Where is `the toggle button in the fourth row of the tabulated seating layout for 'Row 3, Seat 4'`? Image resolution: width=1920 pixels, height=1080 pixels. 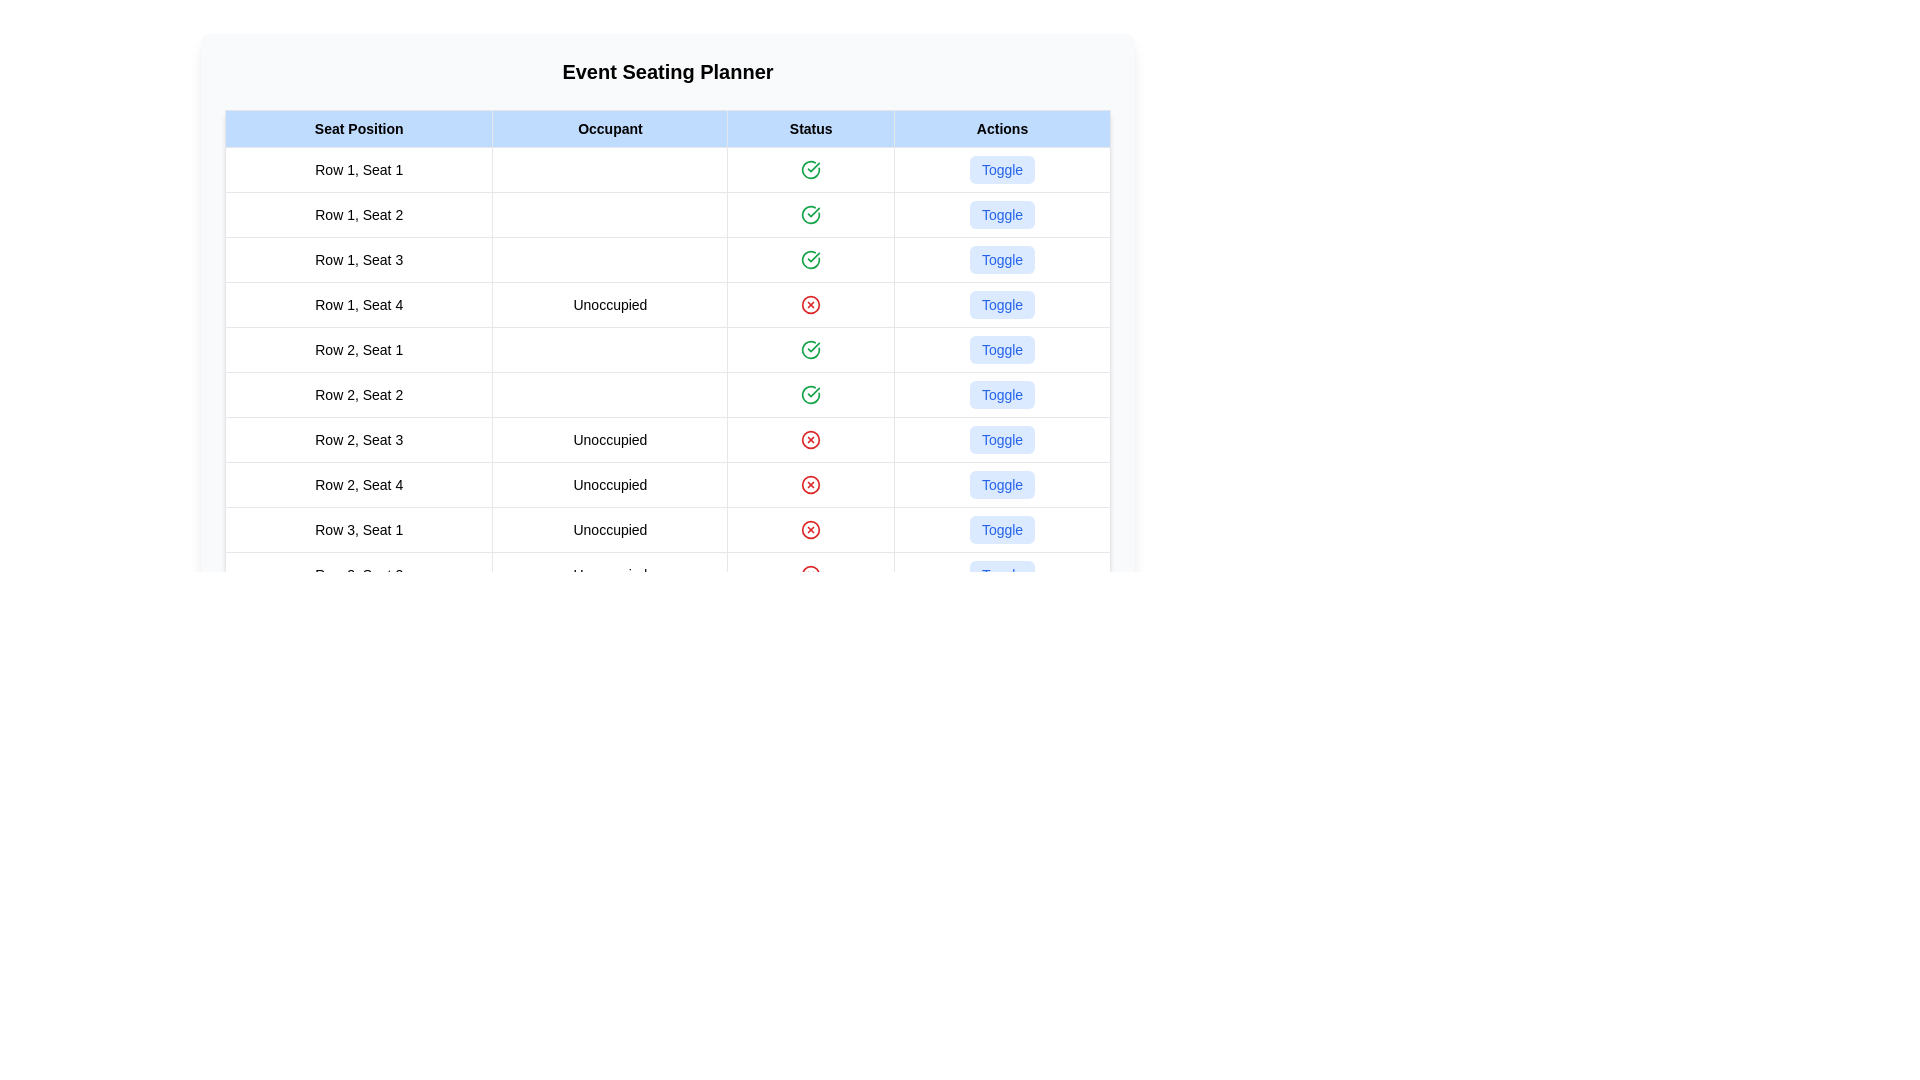 the toggle button in the fourth row of the tabulated seating layout for 'Row 3, Seat 4' is located at coordinates (667, 664).